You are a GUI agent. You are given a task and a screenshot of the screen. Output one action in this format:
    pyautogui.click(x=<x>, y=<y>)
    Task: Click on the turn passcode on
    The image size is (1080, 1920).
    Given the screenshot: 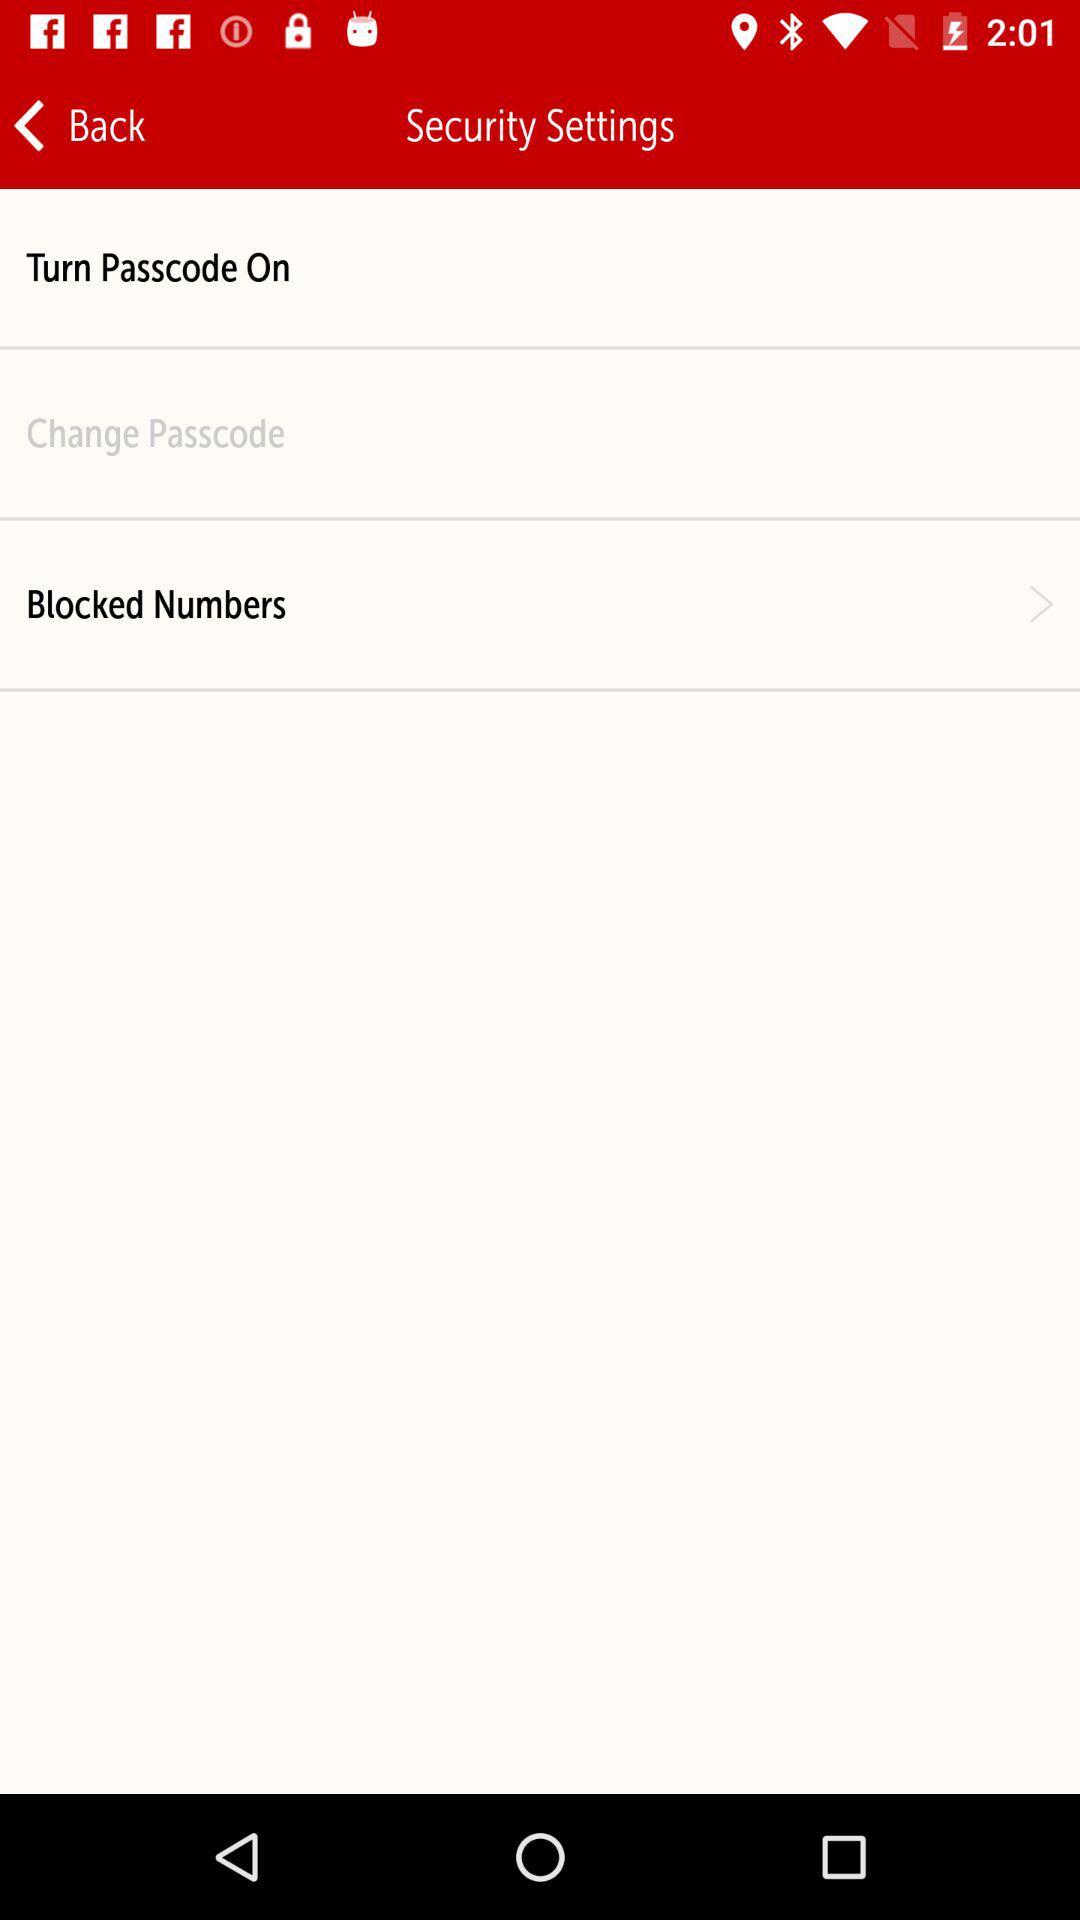 What is the action you would take?
    pyautogui.click(x=157, y=266)
    